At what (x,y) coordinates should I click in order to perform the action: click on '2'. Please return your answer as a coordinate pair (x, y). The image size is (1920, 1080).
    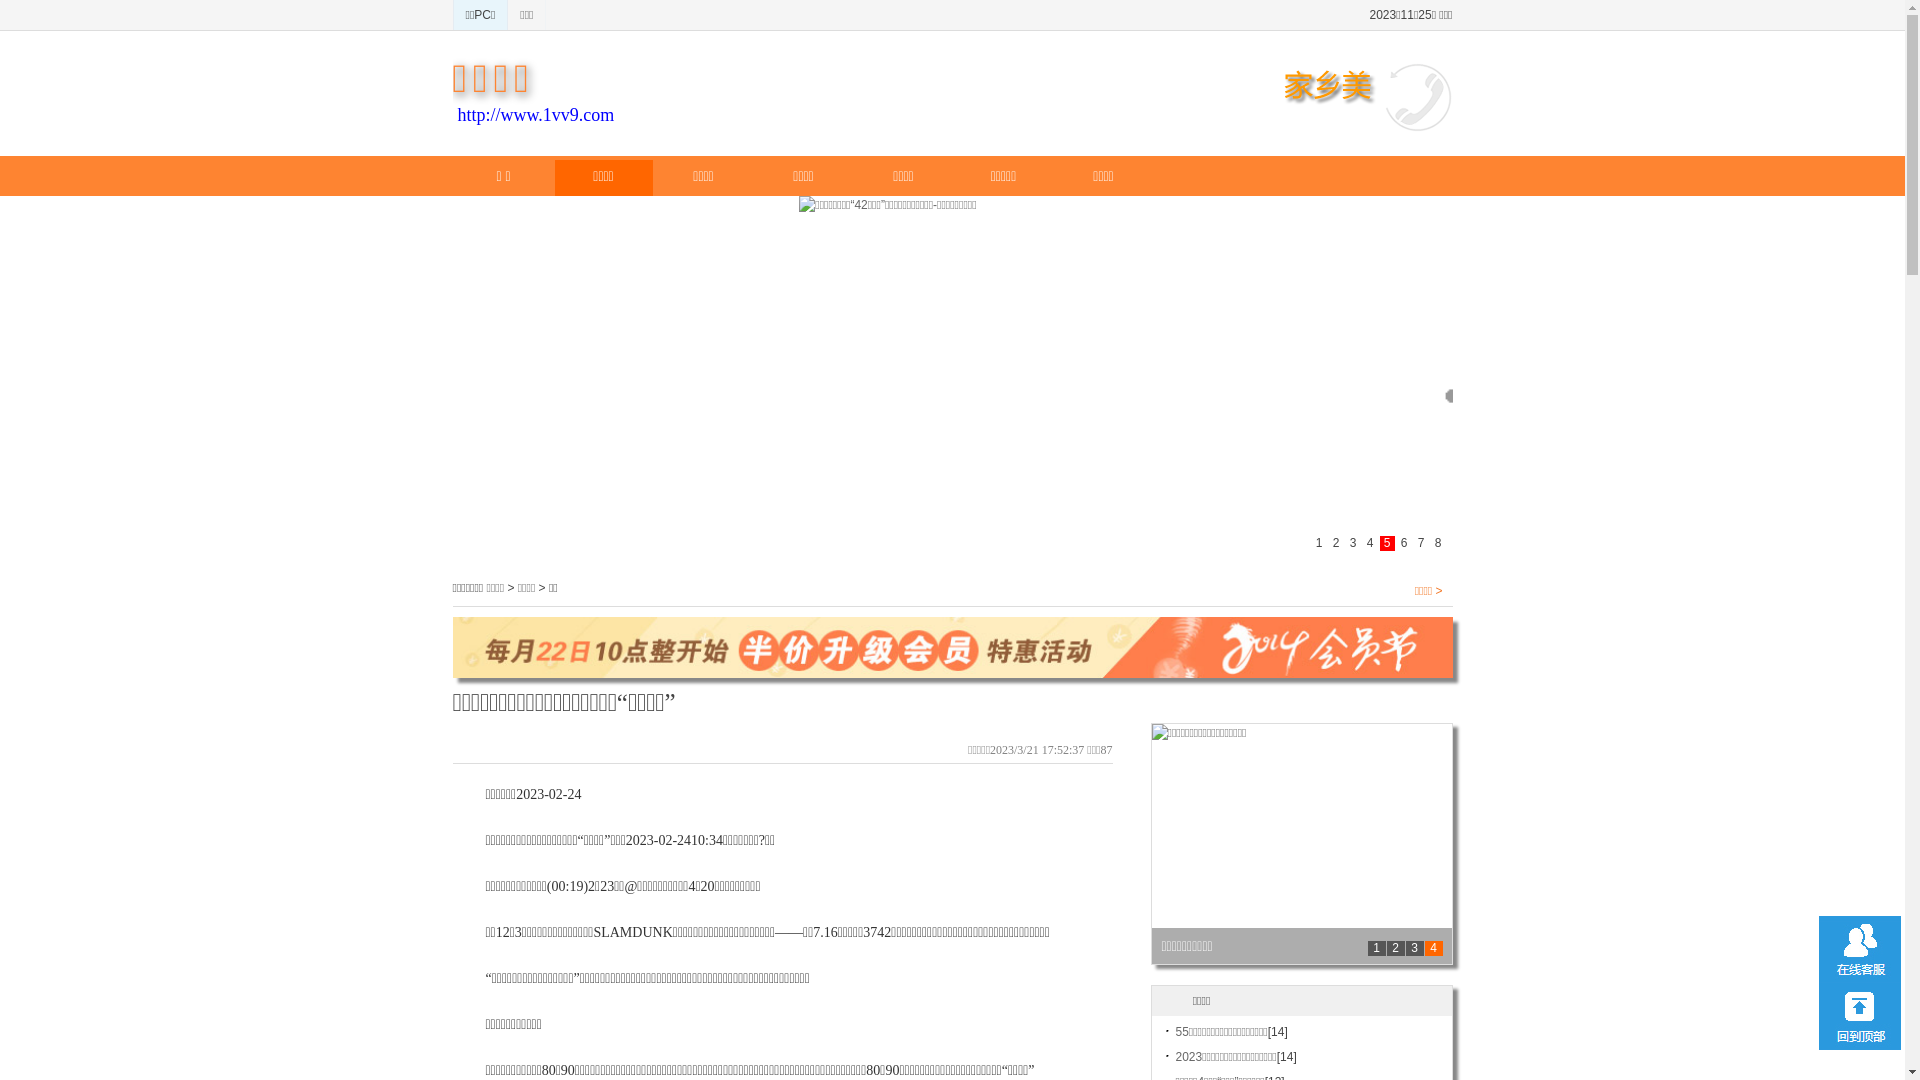
    Looking at the image, I should click on (1394, 947).